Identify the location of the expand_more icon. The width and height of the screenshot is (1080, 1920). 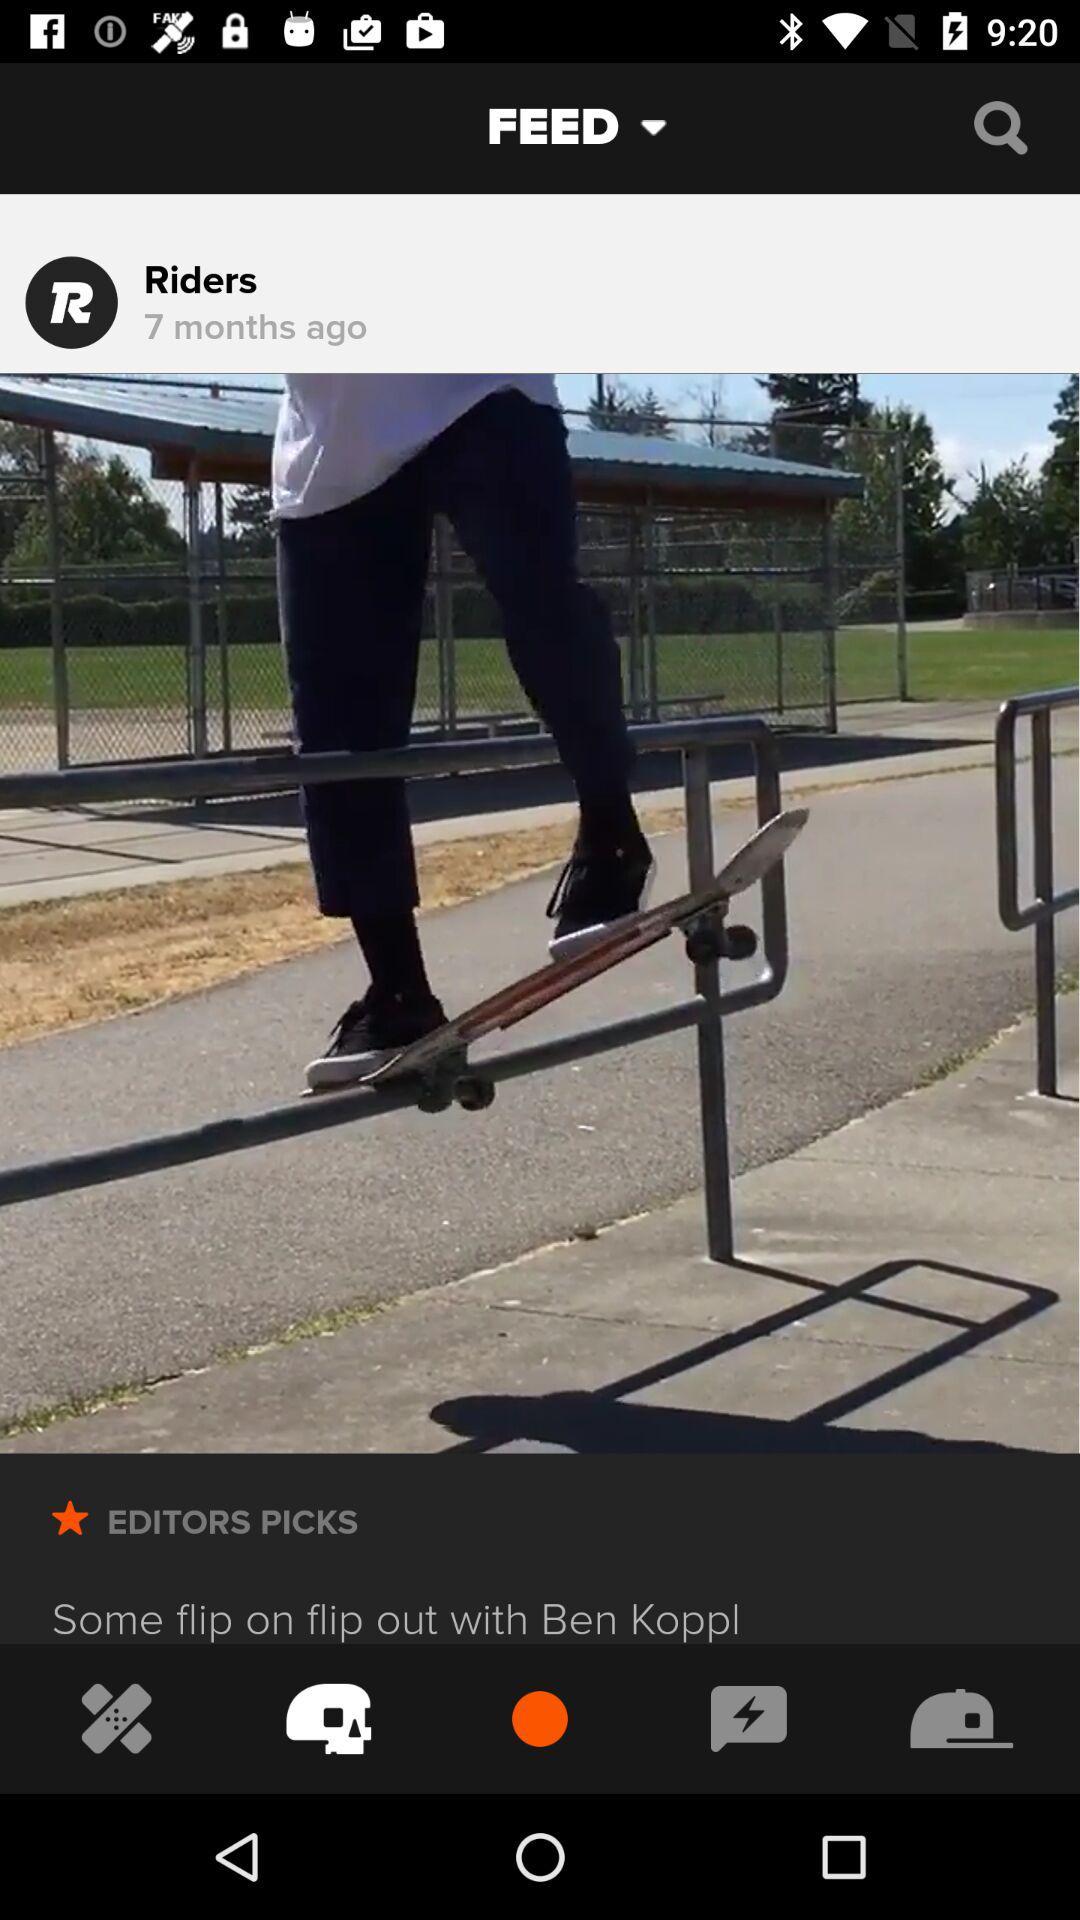
(669, 126).